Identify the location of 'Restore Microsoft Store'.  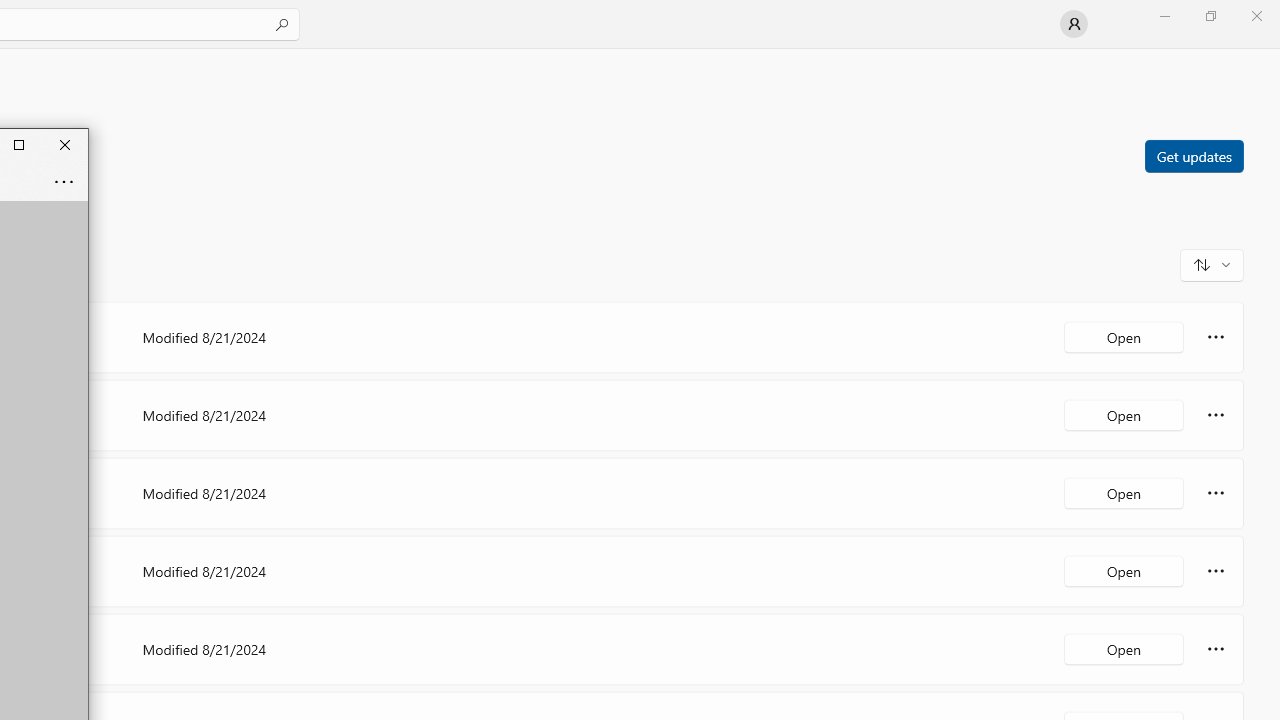
(1209, 15).